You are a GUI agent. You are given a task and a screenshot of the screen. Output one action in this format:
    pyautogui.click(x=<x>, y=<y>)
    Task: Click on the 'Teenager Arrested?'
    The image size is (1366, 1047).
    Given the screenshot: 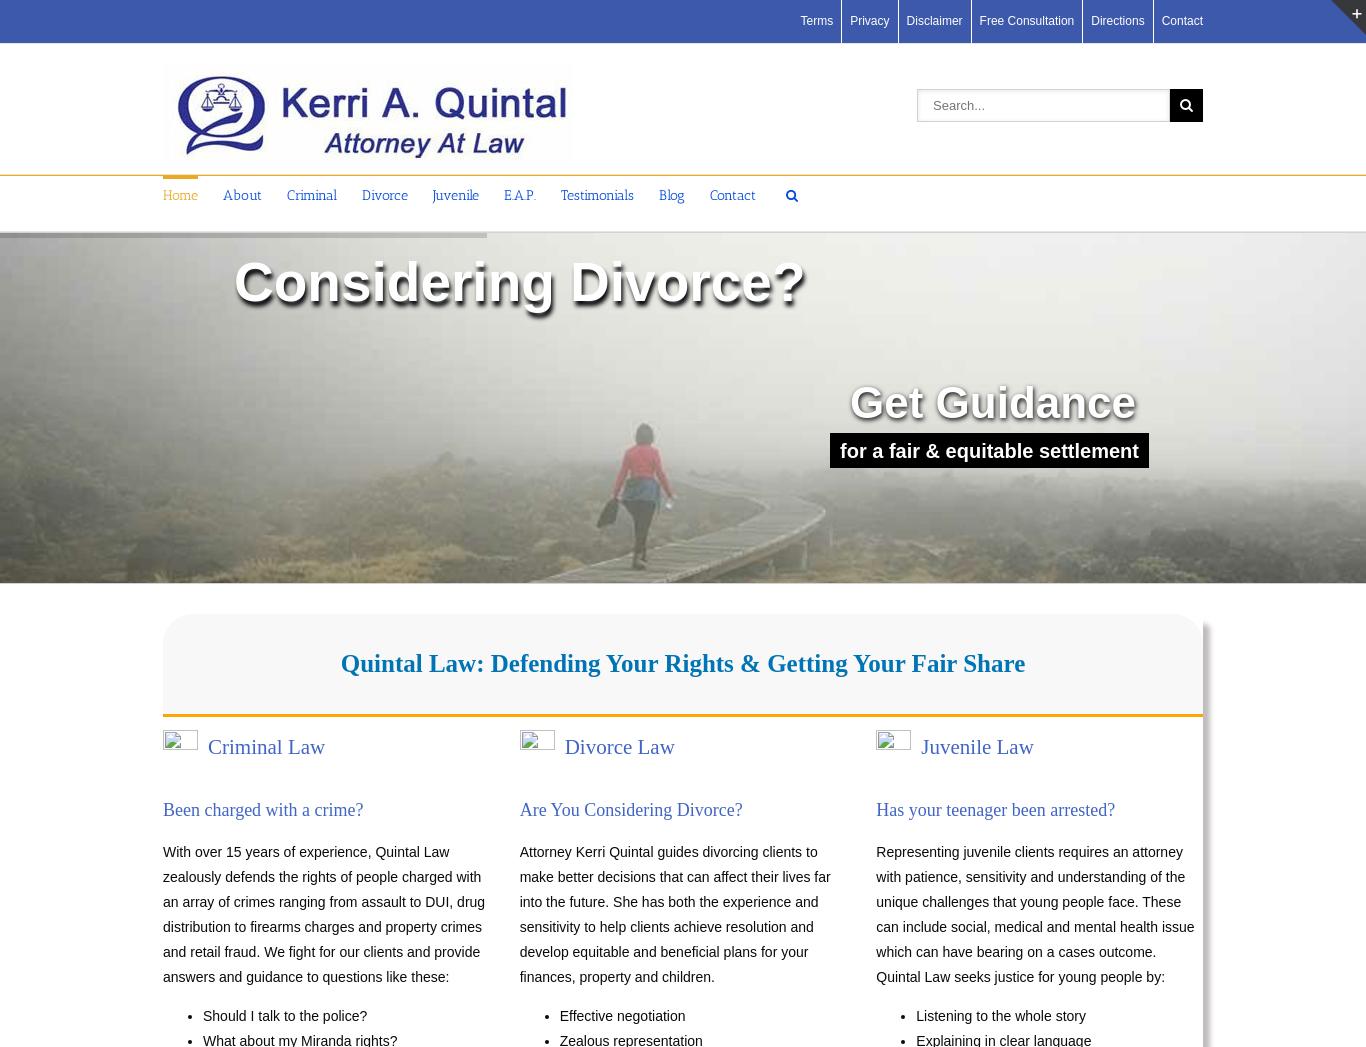 What is the action you would take?
    pyautogui.click(x=224, y=375)
    